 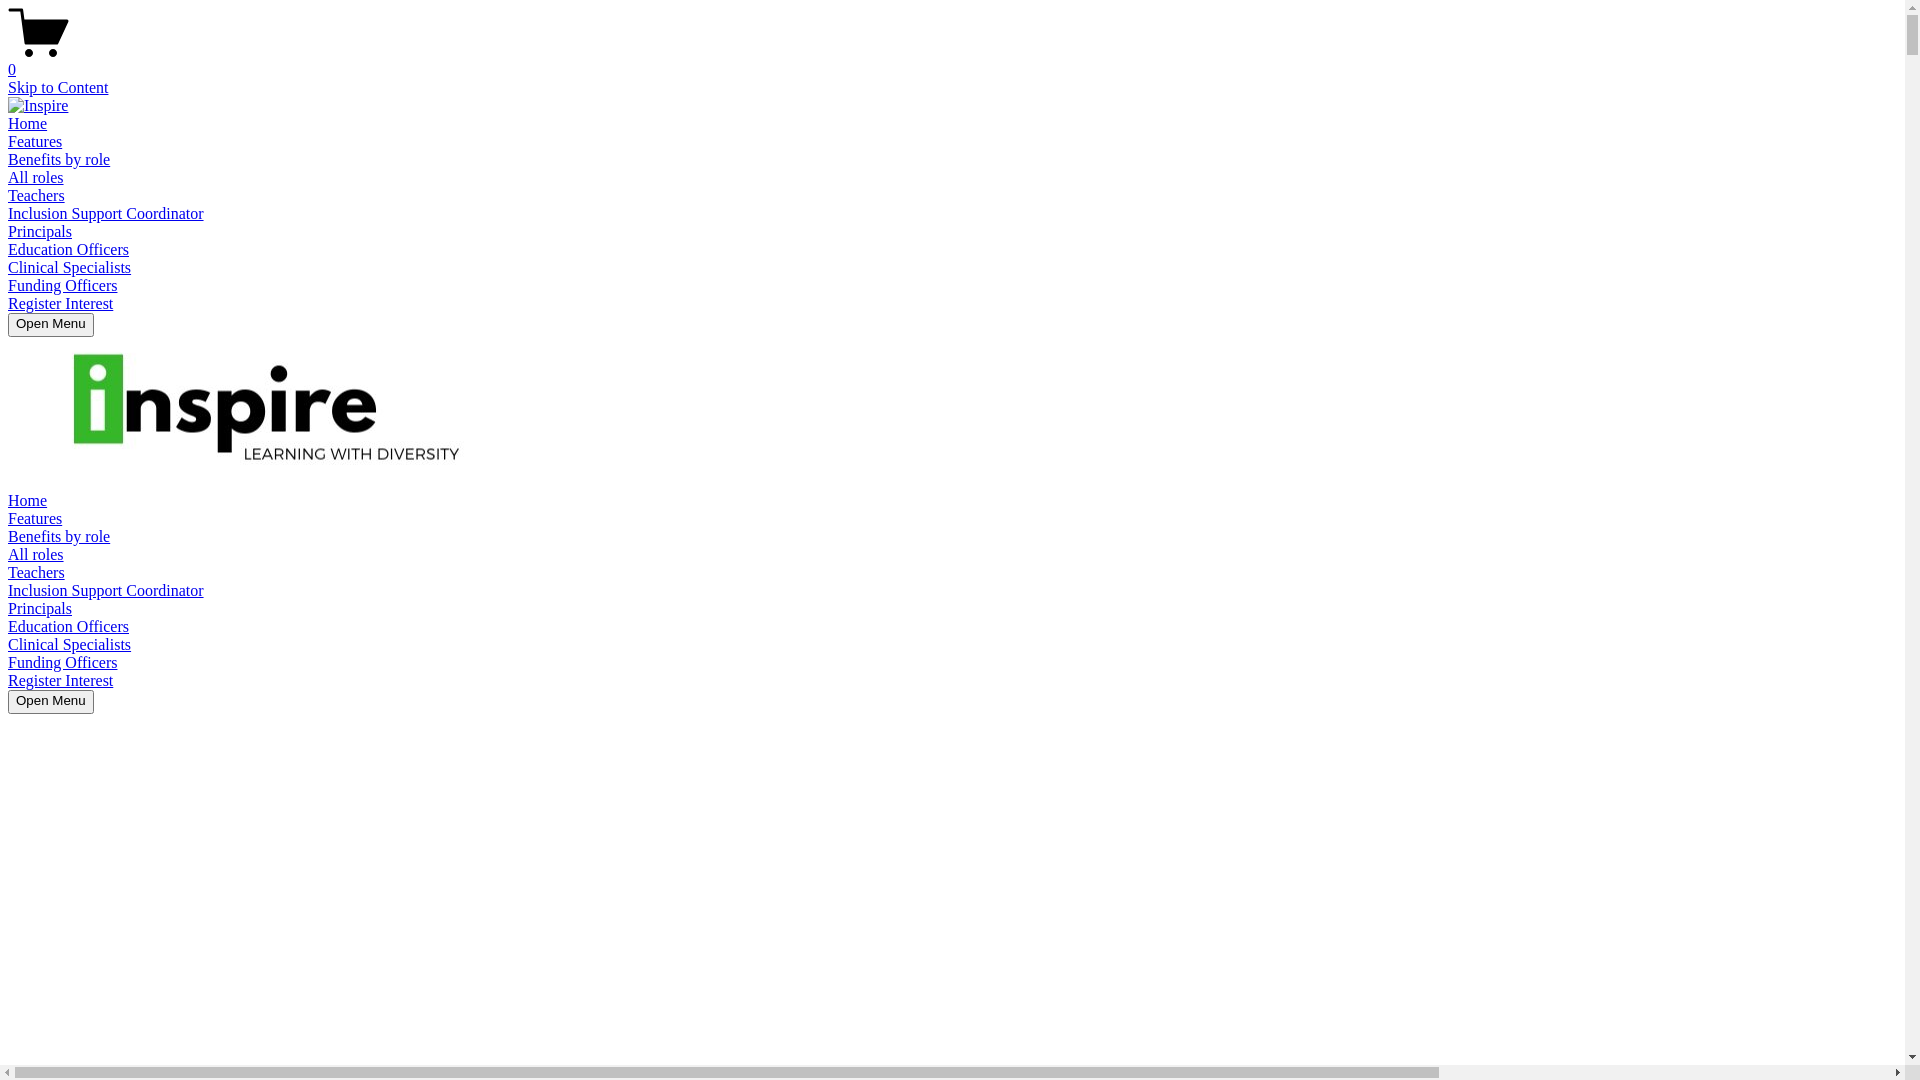 I want to click on 'Benefits by role', so click(x=58, y=158).